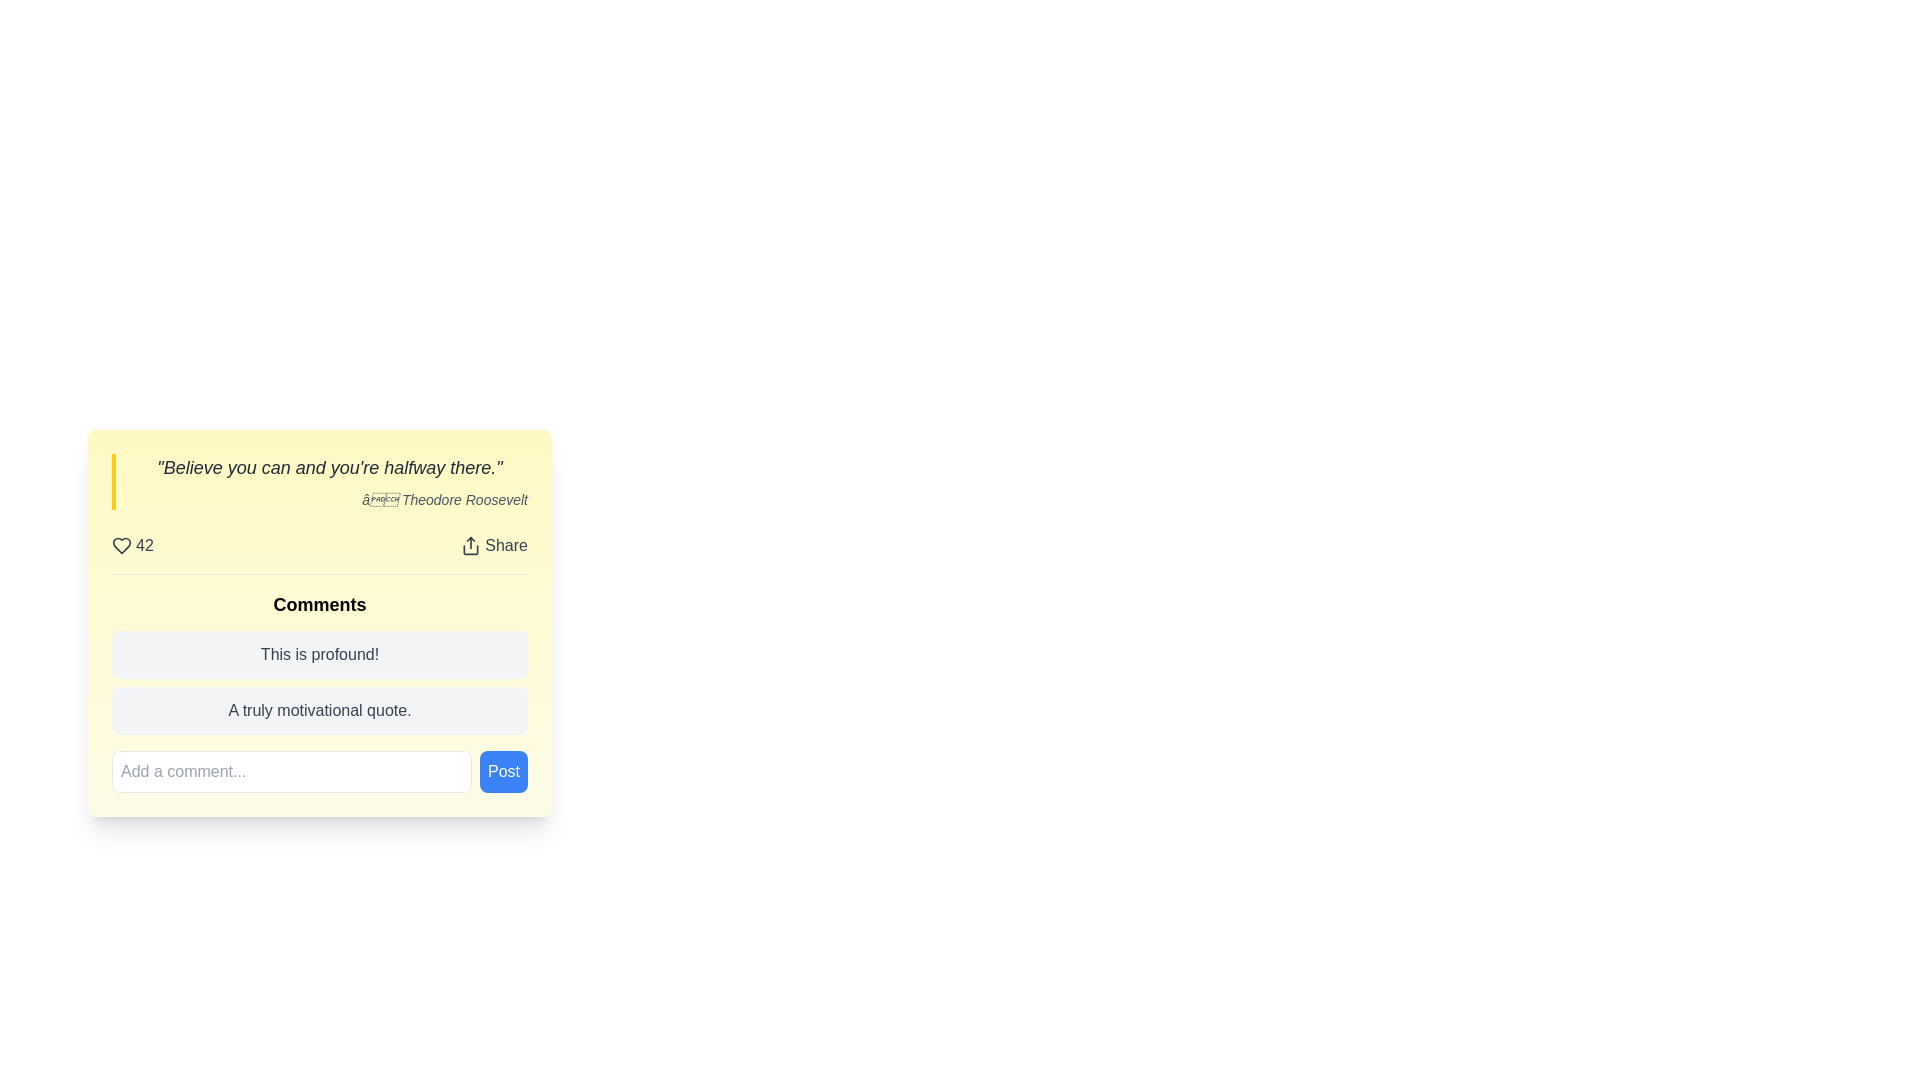 Image resolution: width=1920 pixels, height=1080 pixels. What do you see at coordinates (506, 546) in the screenshot?
I see `the 'Share' text label, which is styled in a readable font and located in the lower right corner of a card-like section` at bounding box center [506, 546].